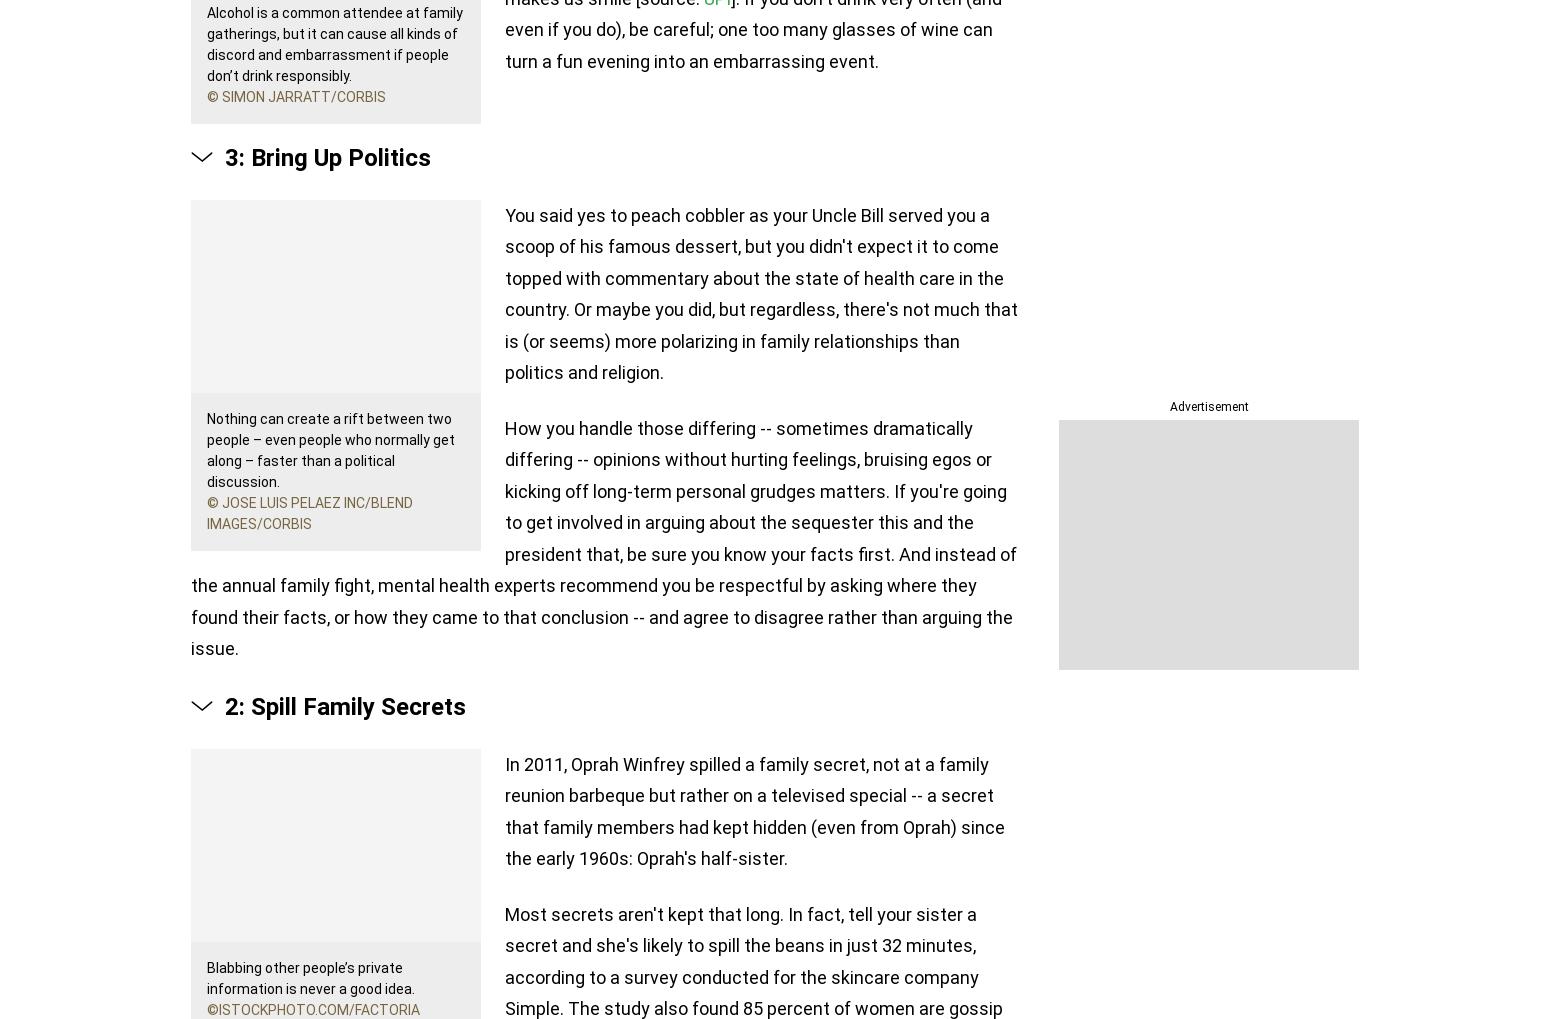  What do you see at coordinates (761, 292) in the screenshot?
I see `'You said yes to peach cobbler as your Uncle Bill served you a scoop of his famous dessert, but you didn't expect it to come topped with commentary about the state of health care in the country. Or maybe you did, but regardless, there's not much that is (or seems) more polarizing in family relationships than politics and religion.'` at bounding box center [761, 292].